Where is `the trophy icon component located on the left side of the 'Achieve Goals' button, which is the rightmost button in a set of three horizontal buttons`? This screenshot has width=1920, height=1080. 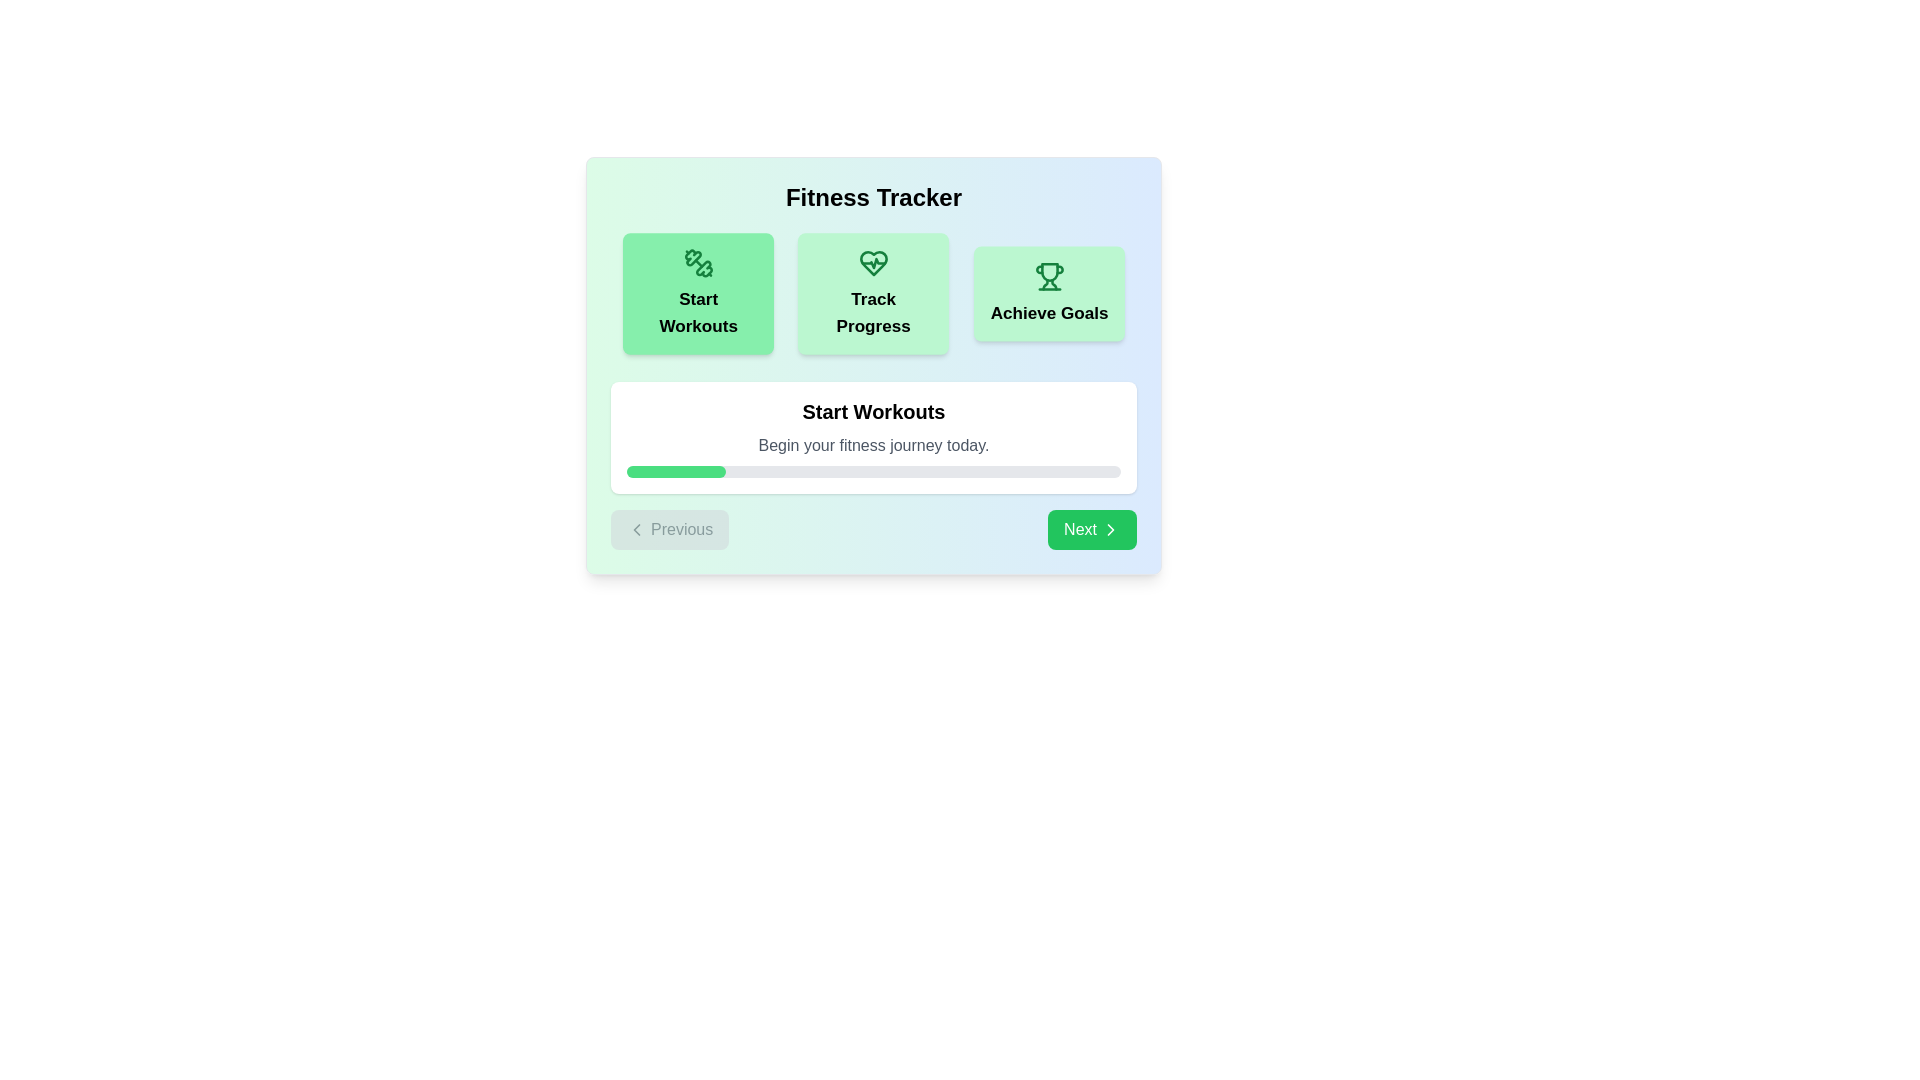 the trophy icon component located on the left side of the 'Achieve Goals' button, which is the rightmost button in a set of three horizontal buttons is located at coordinates (1043, 284).